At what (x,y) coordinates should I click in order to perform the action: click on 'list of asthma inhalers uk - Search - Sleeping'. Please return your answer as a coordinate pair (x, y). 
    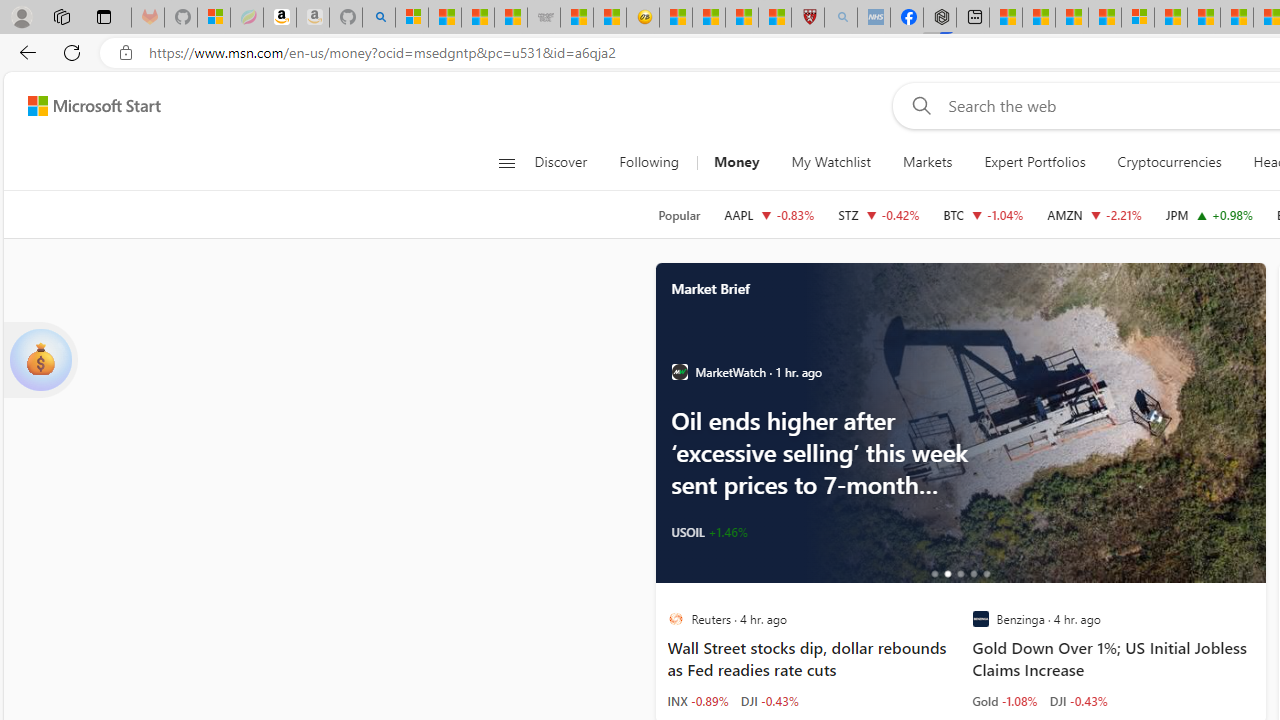
    Looking at the image, I should click on (841, 17).